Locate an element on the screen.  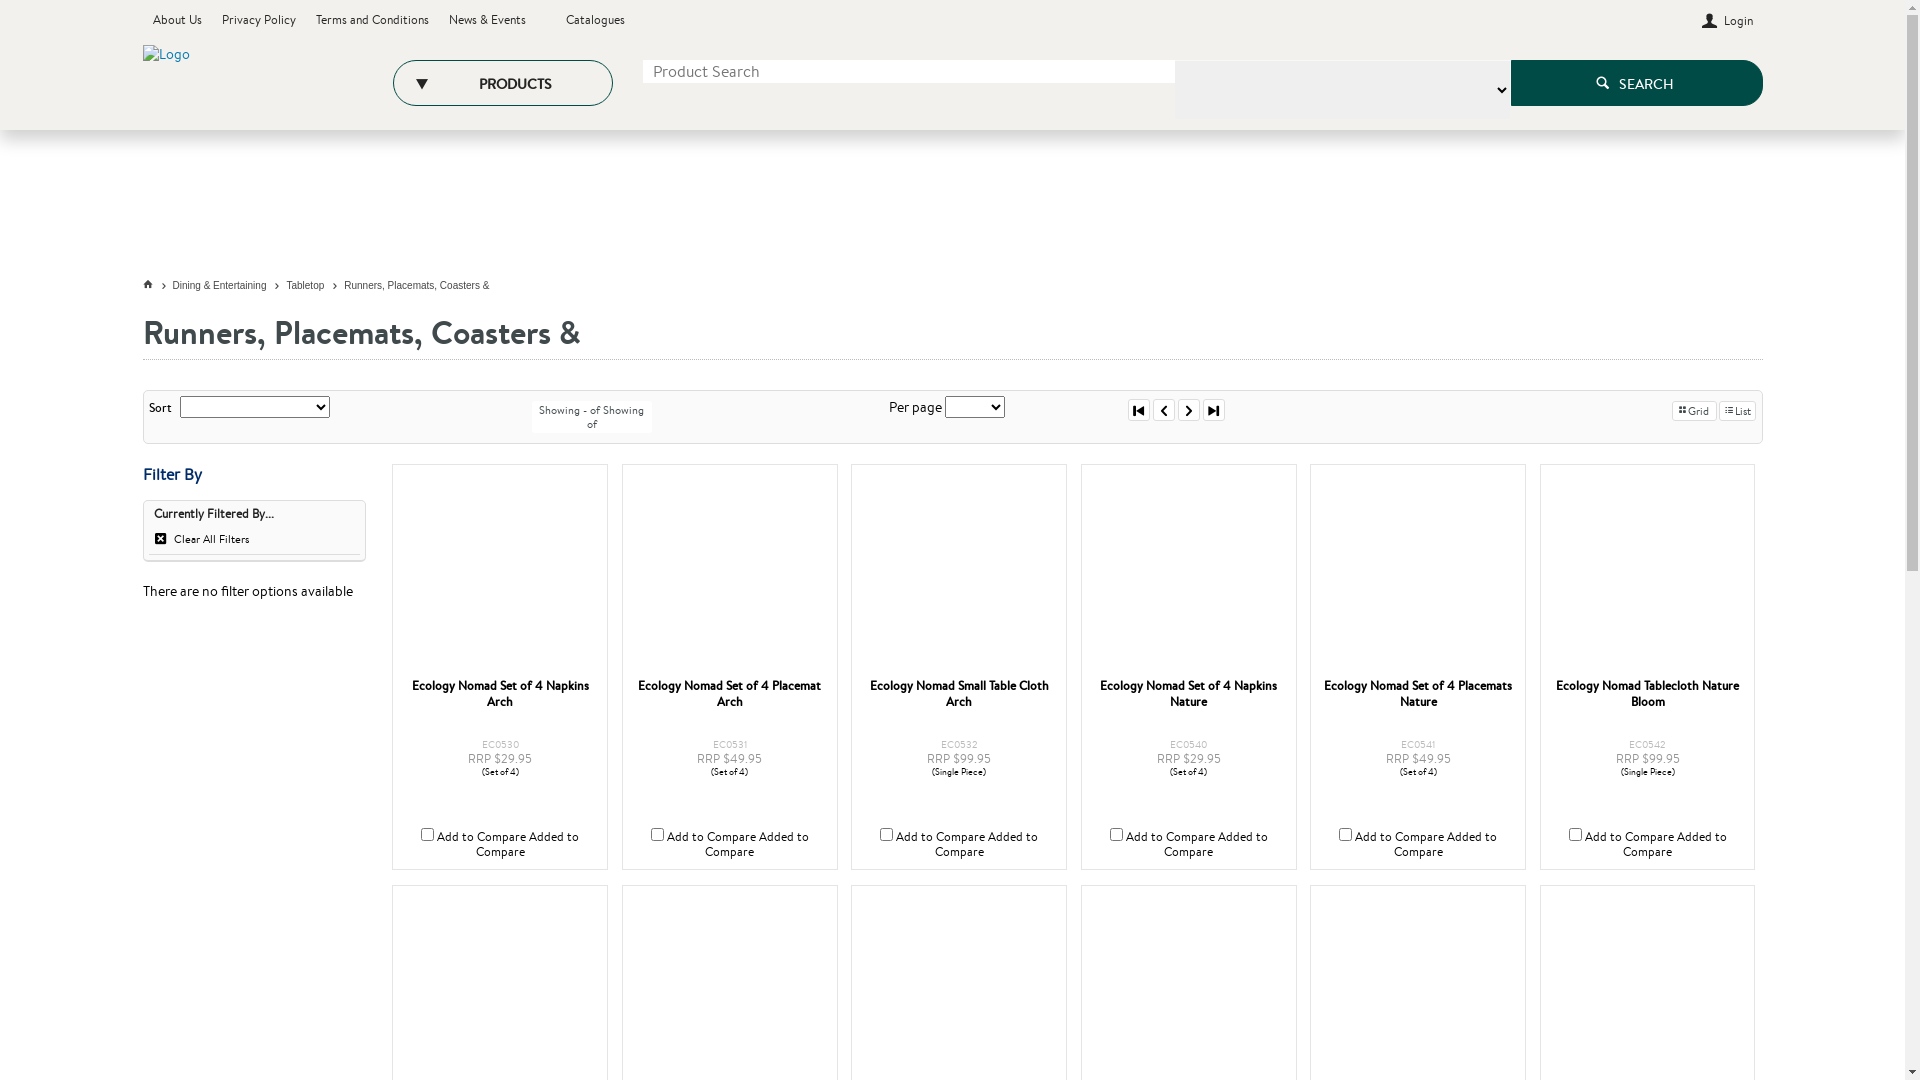
'Add to Compare' is located at coordinates (435, 836).